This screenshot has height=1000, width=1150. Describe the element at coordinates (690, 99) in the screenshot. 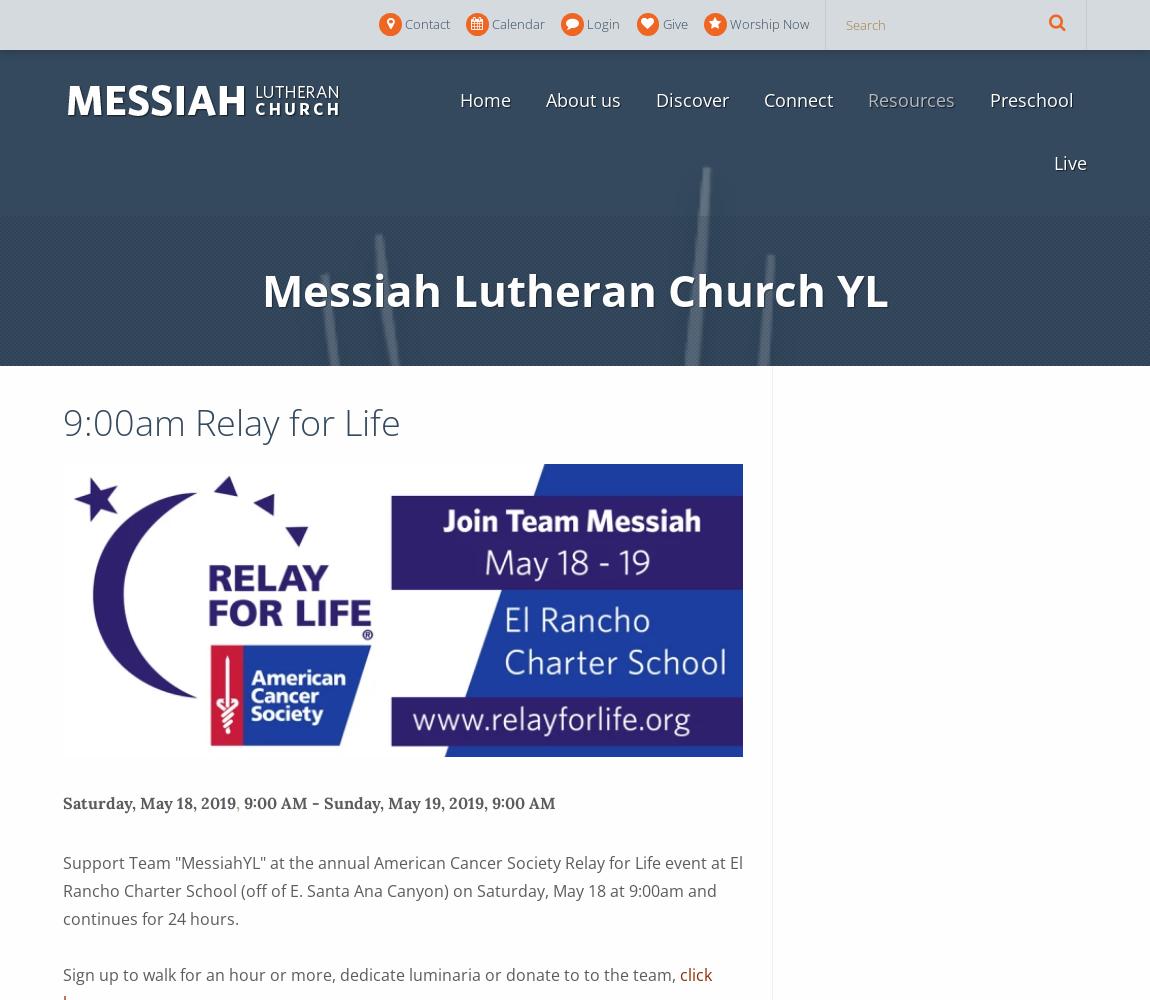

I see `'Discover'` at that location.